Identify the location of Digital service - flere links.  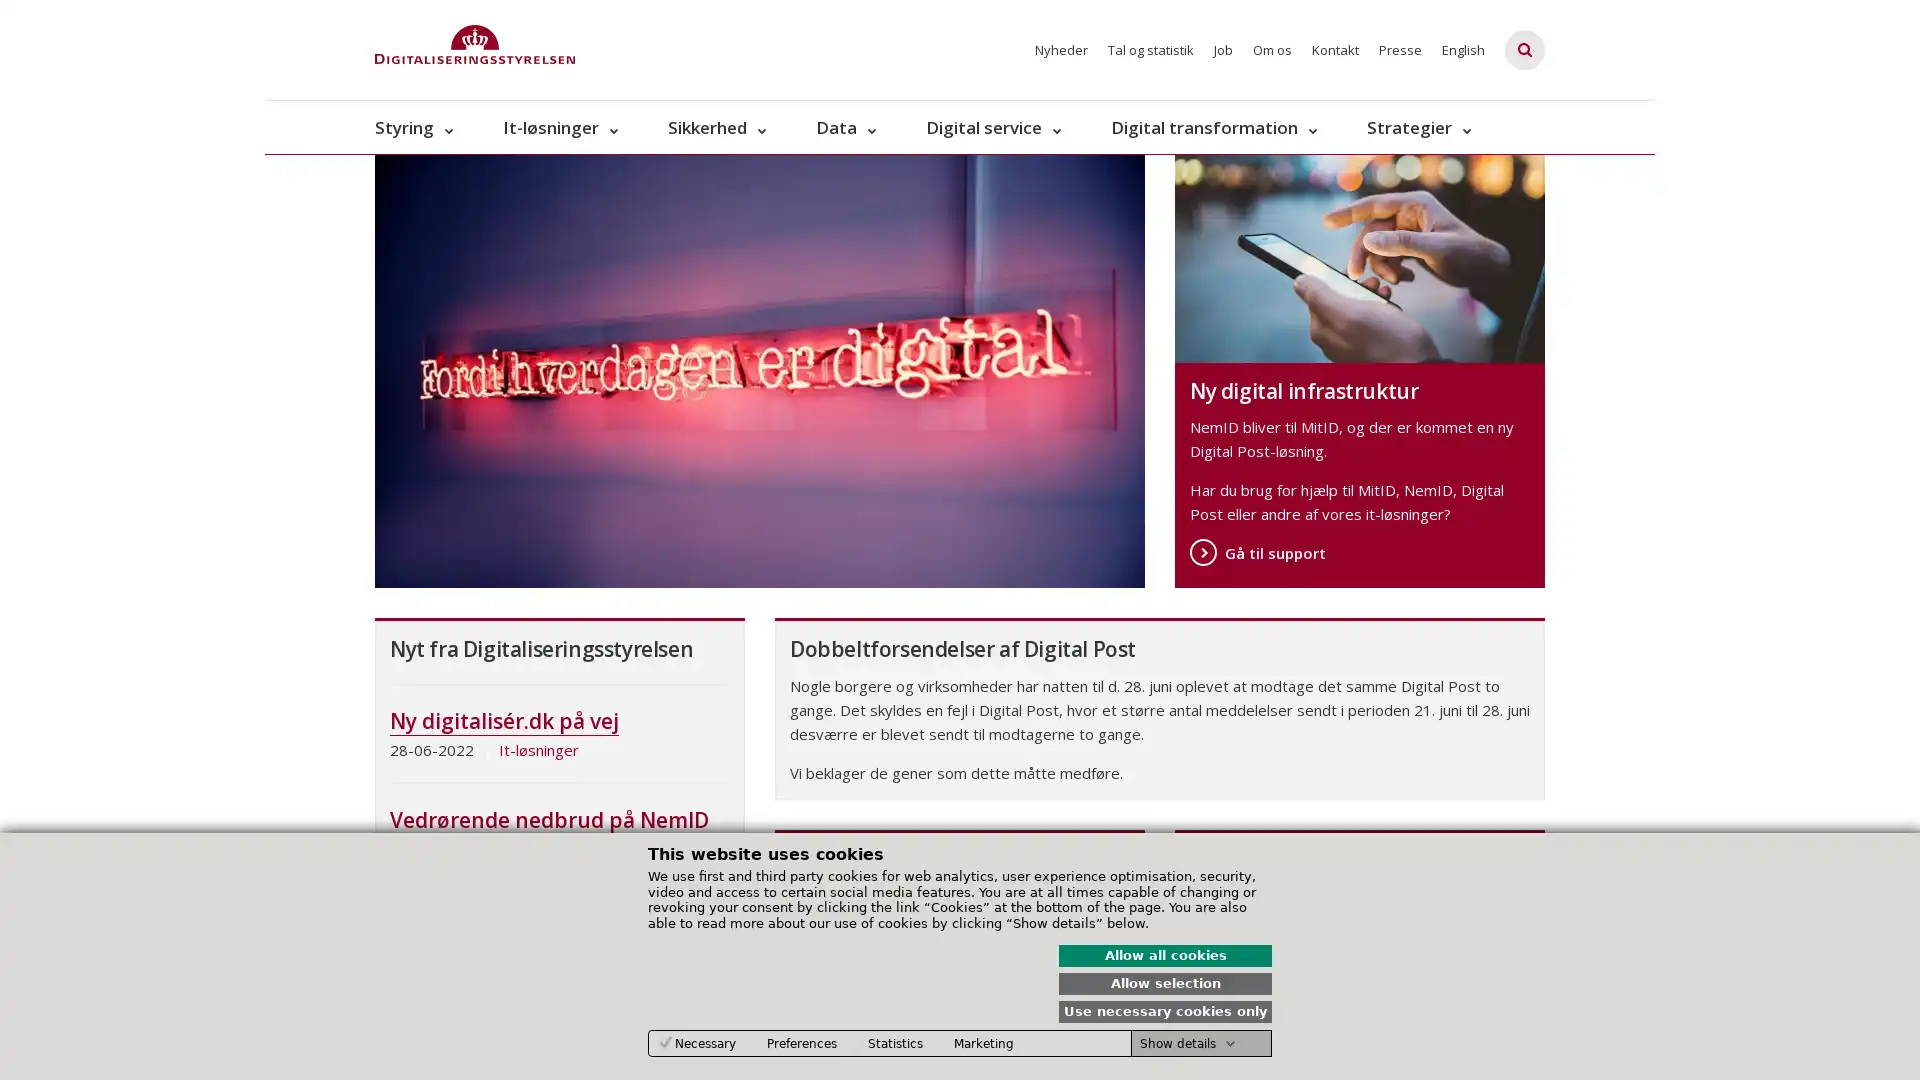
(1055, 128).